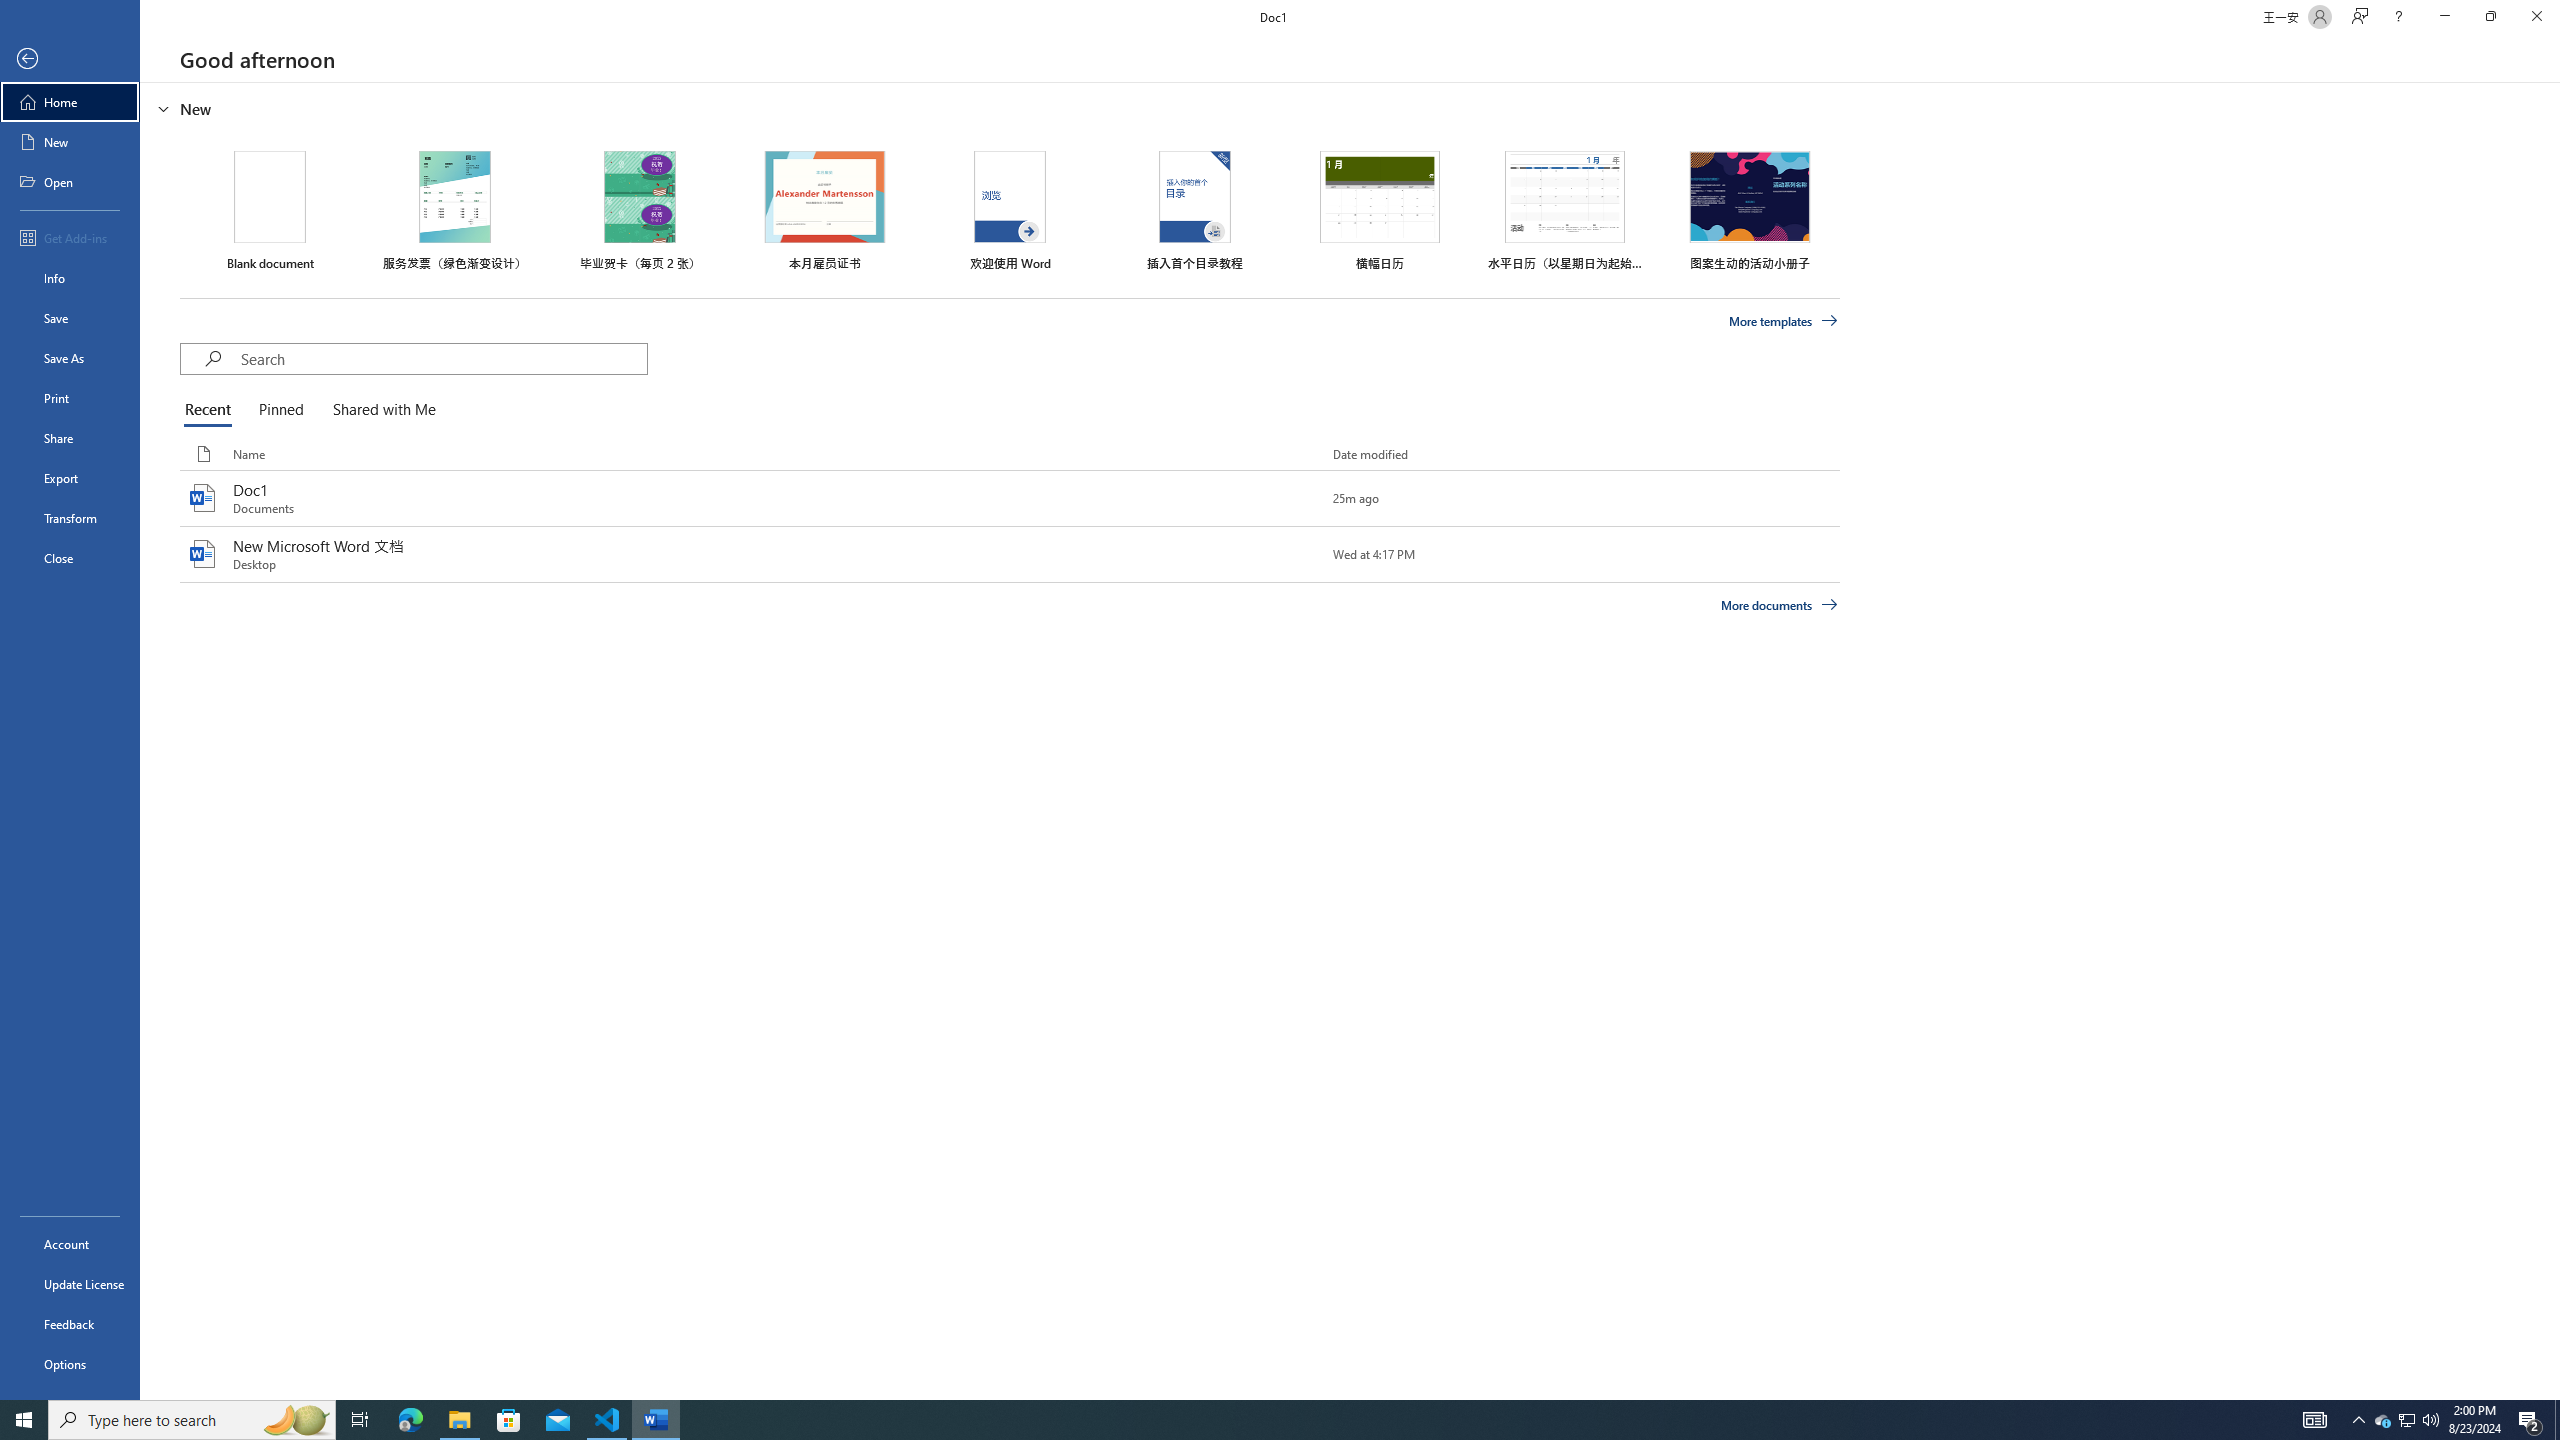  Describe the element at coordinates (69, 317) in the screenshot. I see `'Save'` at that location.